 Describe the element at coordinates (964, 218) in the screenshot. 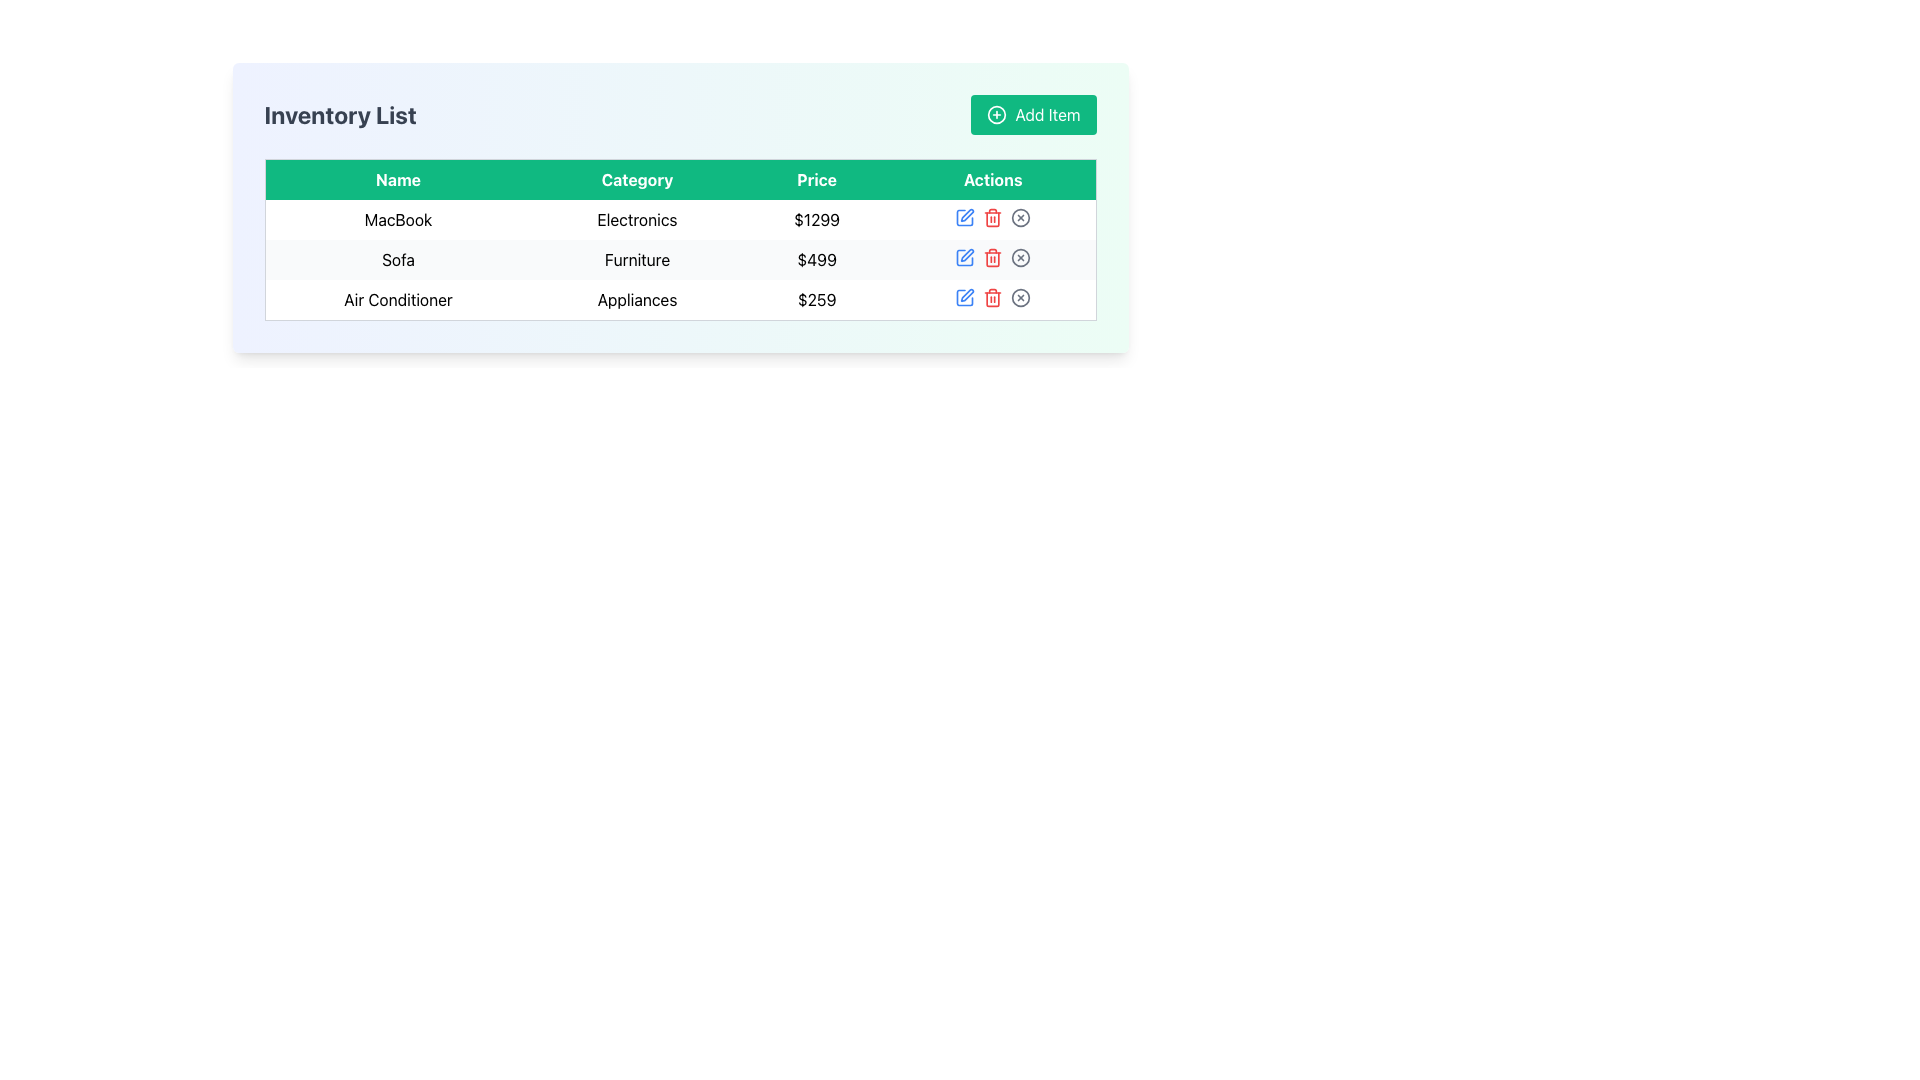

I see `the edit icon button located in the 'Actions' column of the first row in the table to initiate the edit action` at that location.